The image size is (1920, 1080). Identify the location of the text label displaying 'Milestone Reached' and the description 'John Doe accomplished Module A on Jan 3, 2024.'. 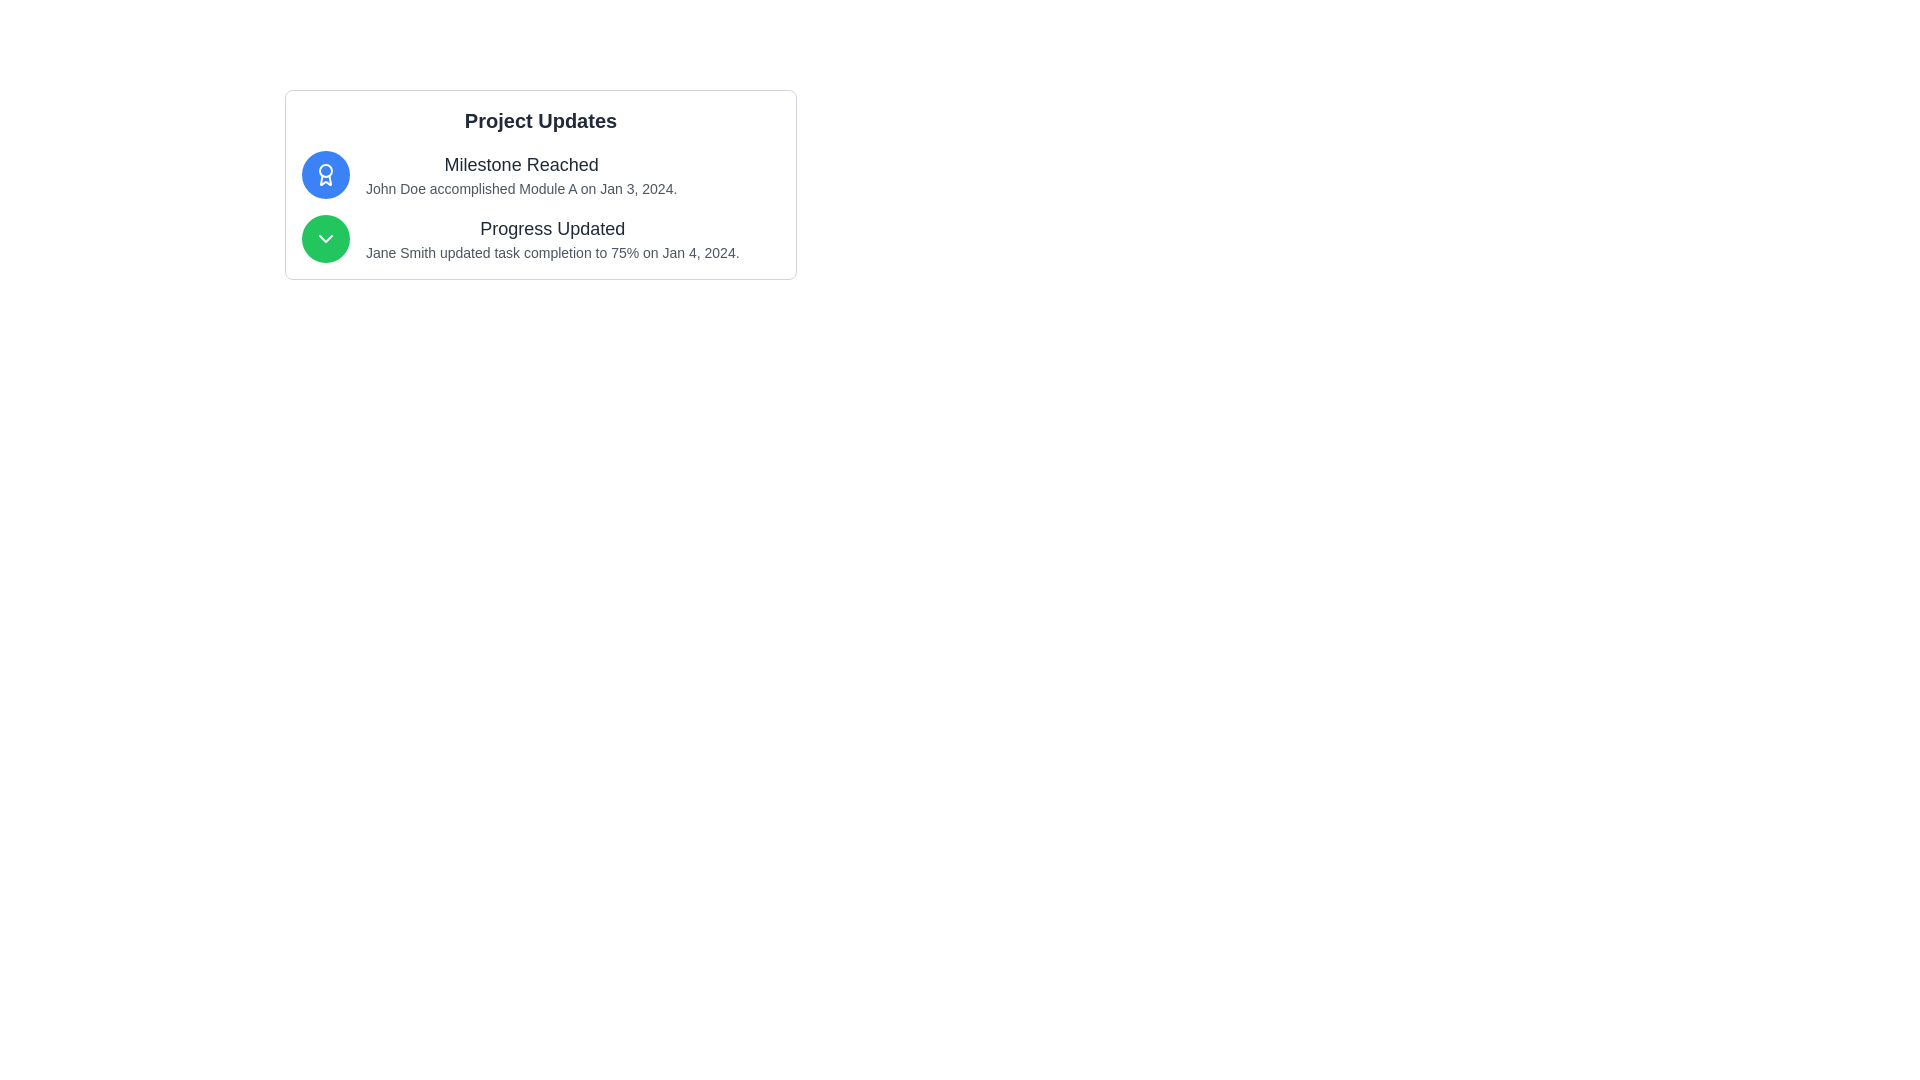
(521, 173).